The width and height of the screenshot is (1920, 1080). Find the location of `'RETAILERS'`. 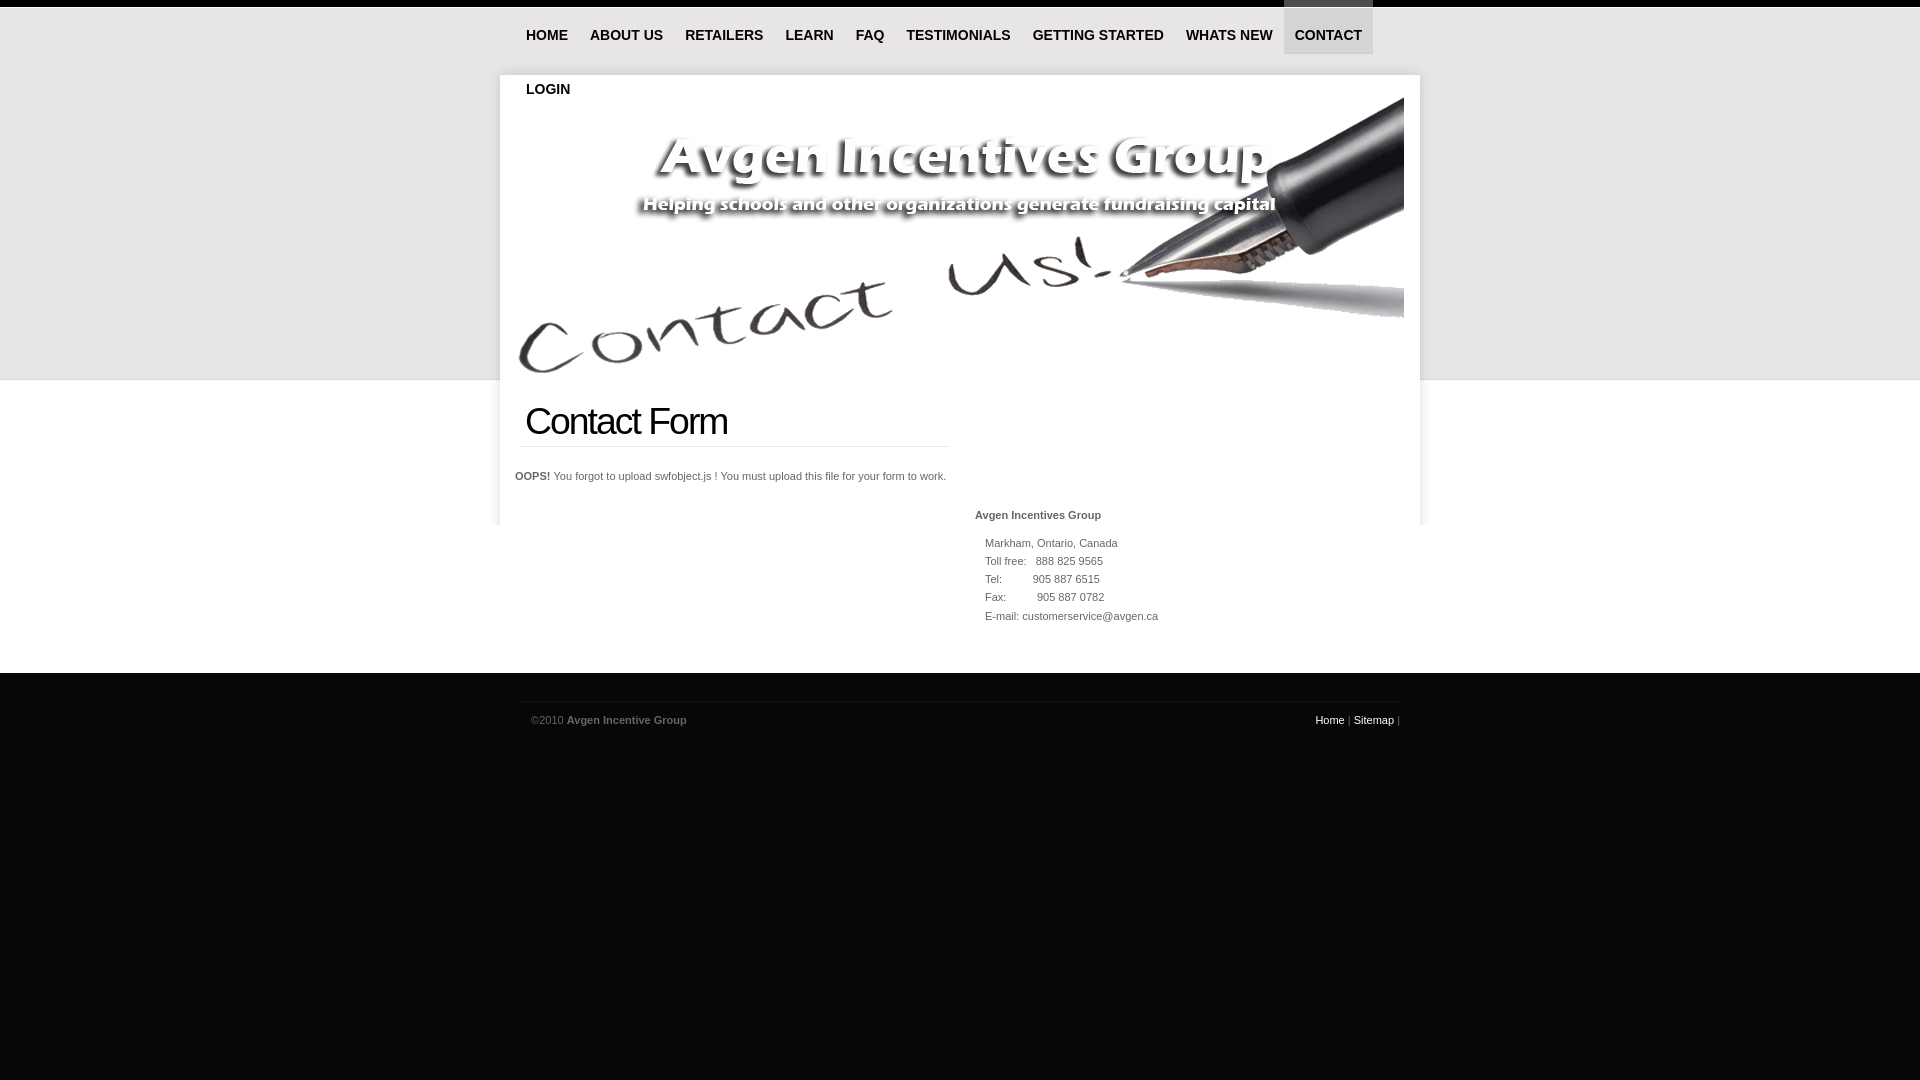

'RETAILERS' is located at coordinates (723, 26).